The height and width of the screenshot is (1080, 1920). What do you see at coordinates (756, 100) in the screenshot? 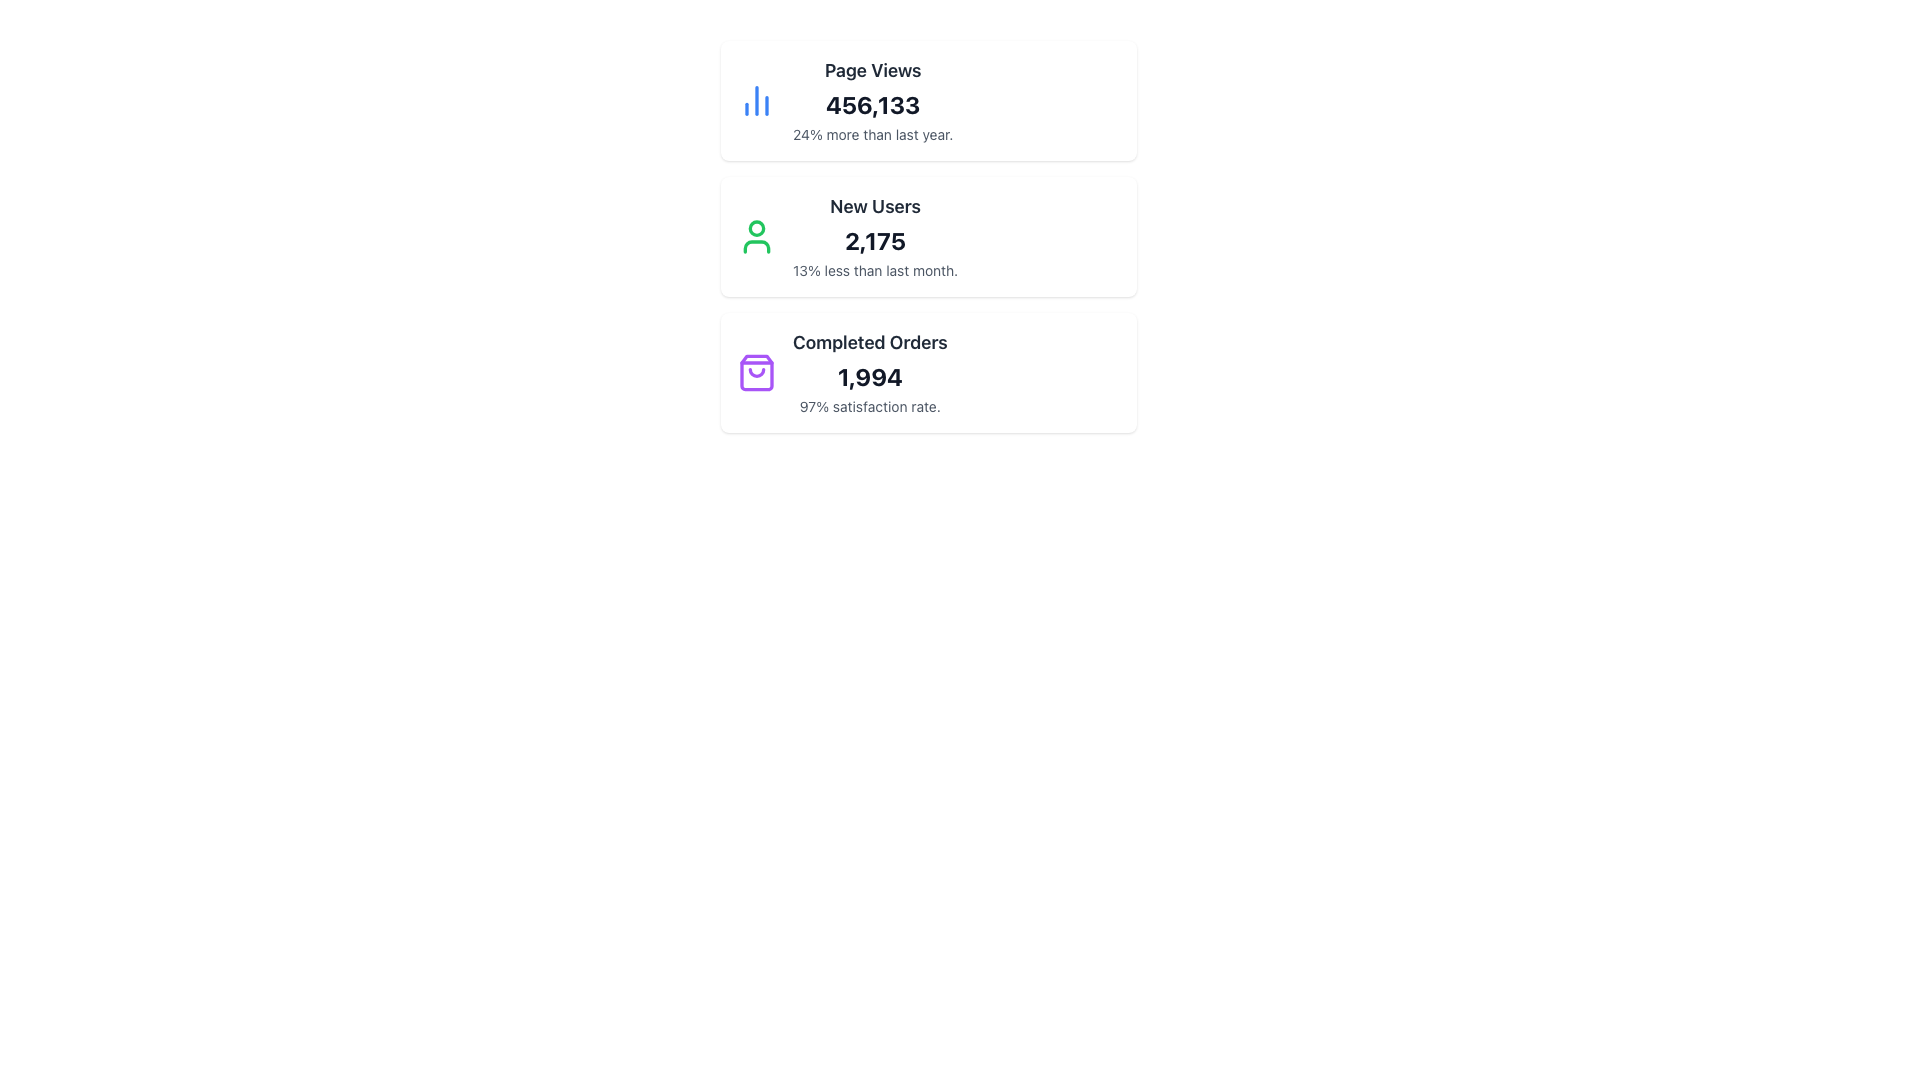
I see `the blue bar chart icon that visually represents statistical data, located at the top-left inside the 'Page Views' card, adjacent to the numeric value '456,133'` at bounding box center [756, 100].